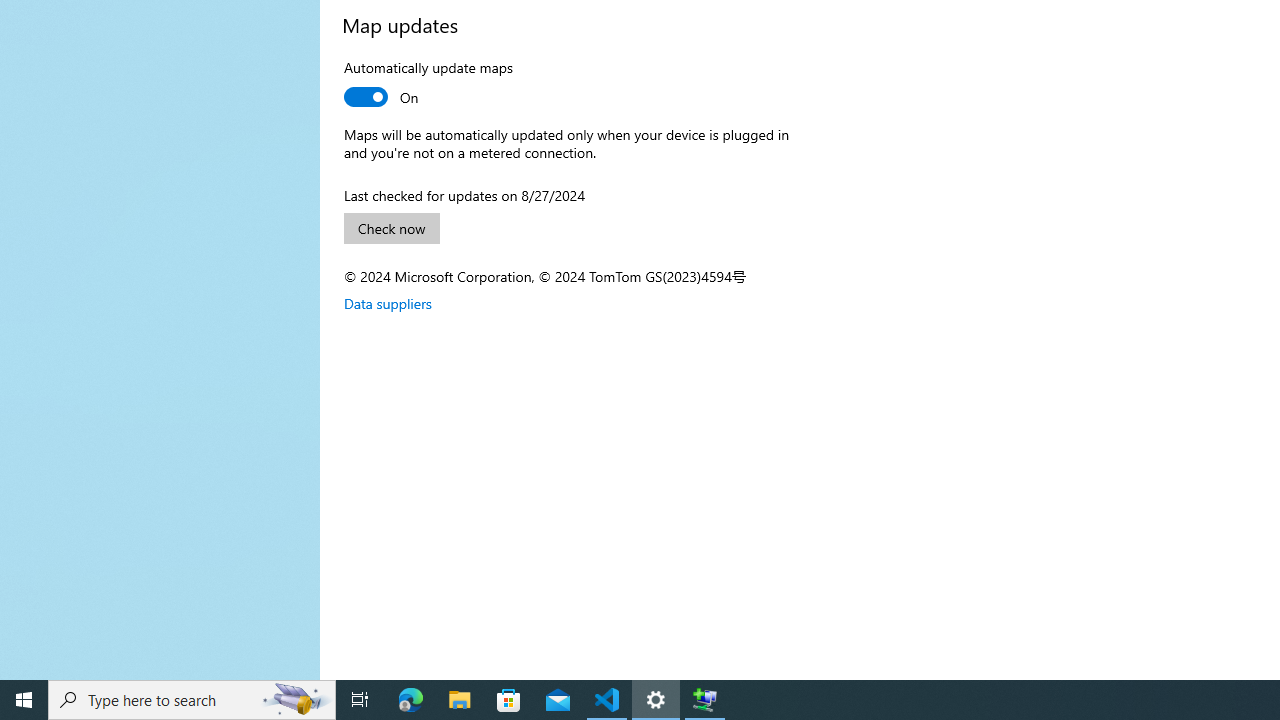 The width and height of the screenshot is (1280, 720). I want to click on 'Extensible Wizards Host Process - 1 running window', so click(705, 698).